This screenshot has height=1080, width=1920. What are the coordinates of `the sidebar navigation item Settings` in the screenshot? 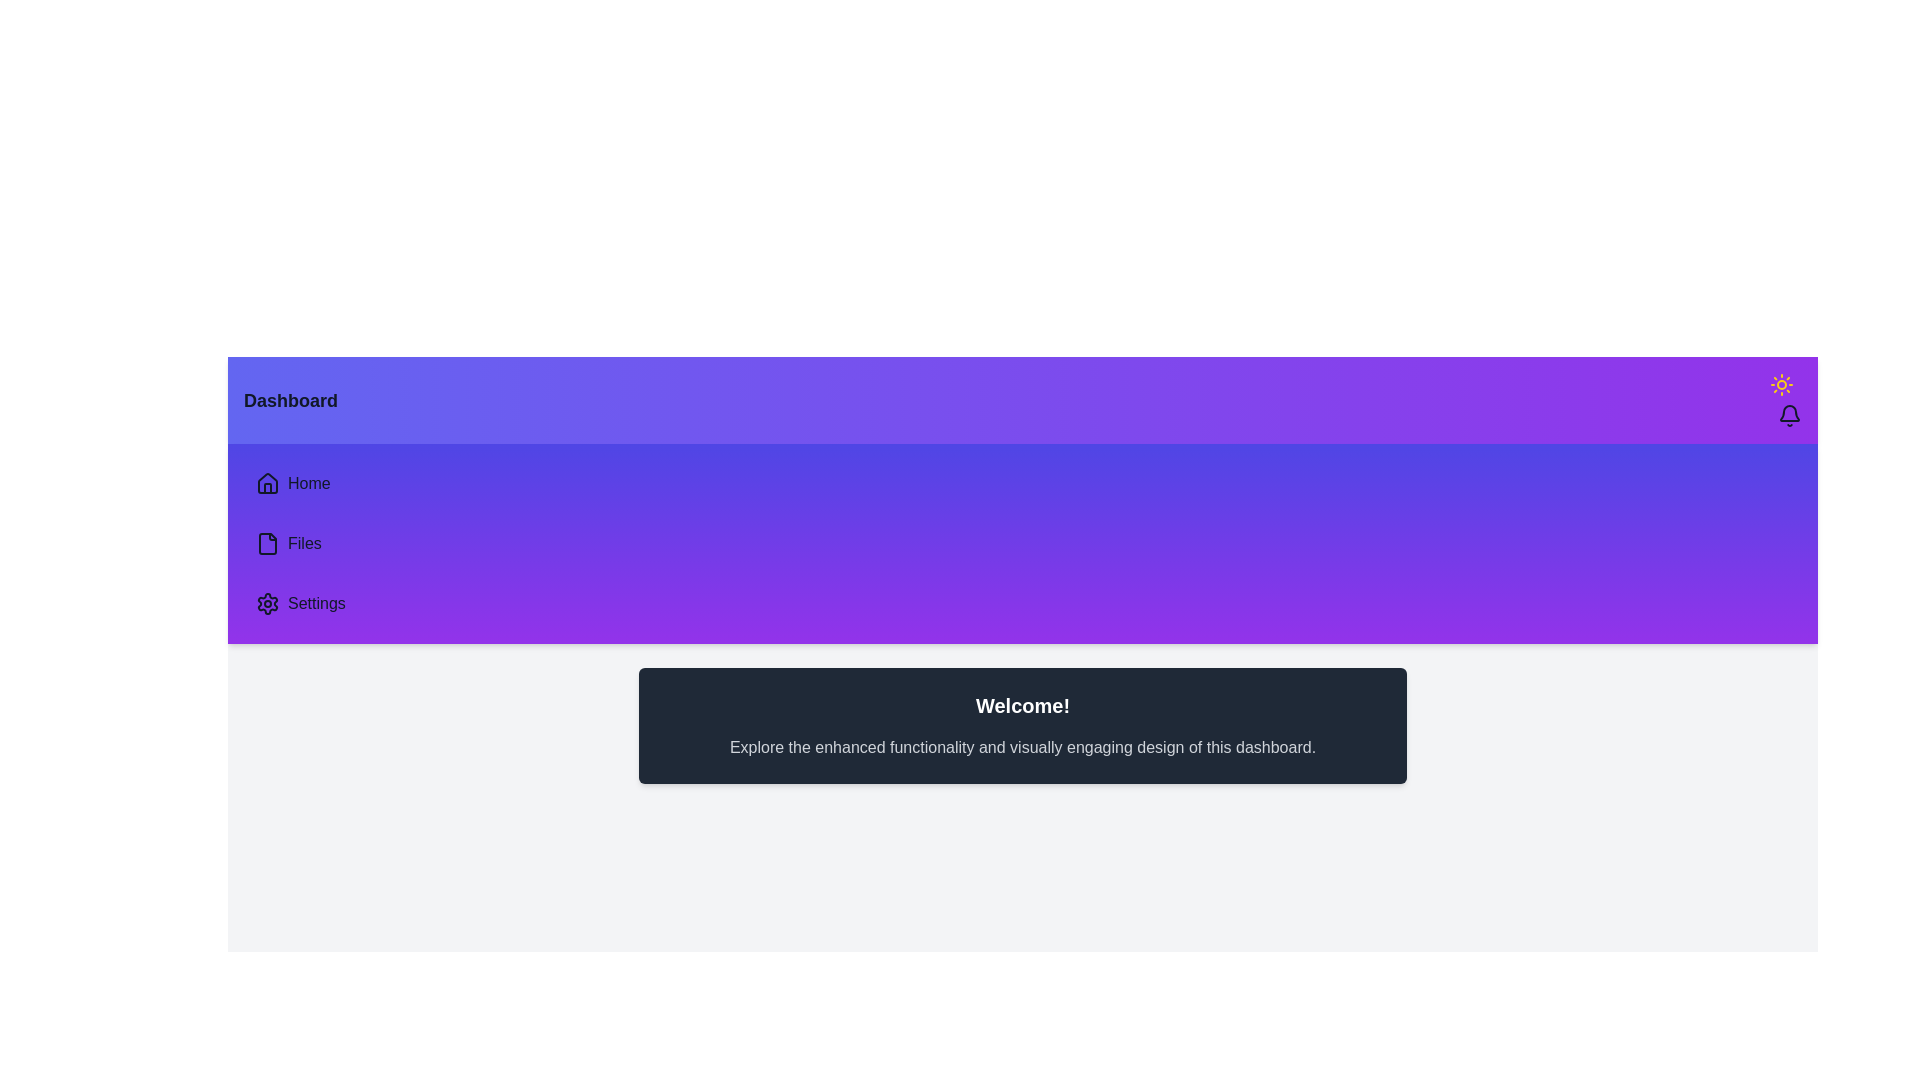 It's located at (243, 603).